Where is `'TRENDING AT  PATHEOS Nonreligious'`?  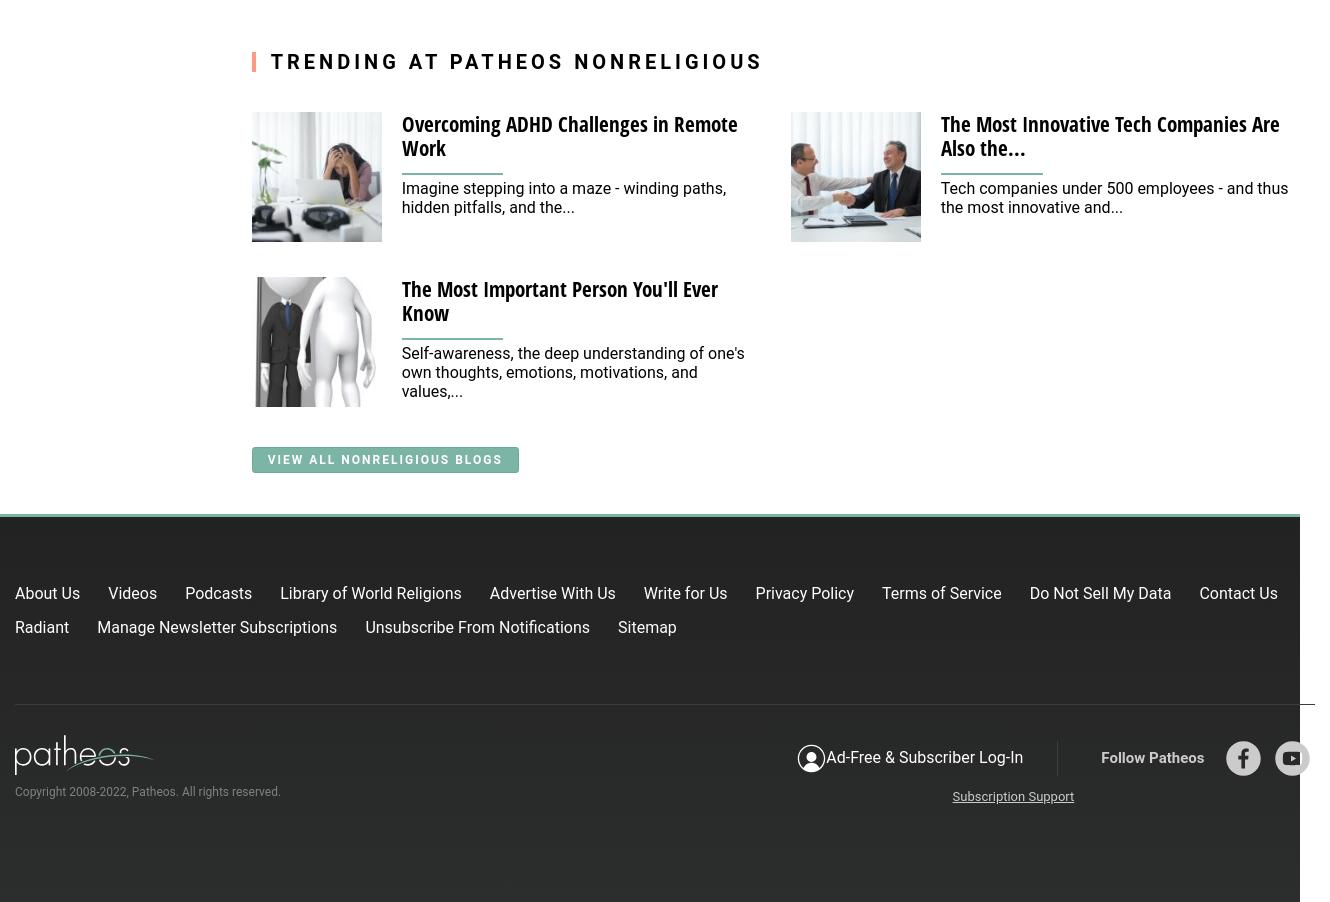
'TRENDING AT  PATHEOS Nonreligious' is located at coordinates (516, 59).